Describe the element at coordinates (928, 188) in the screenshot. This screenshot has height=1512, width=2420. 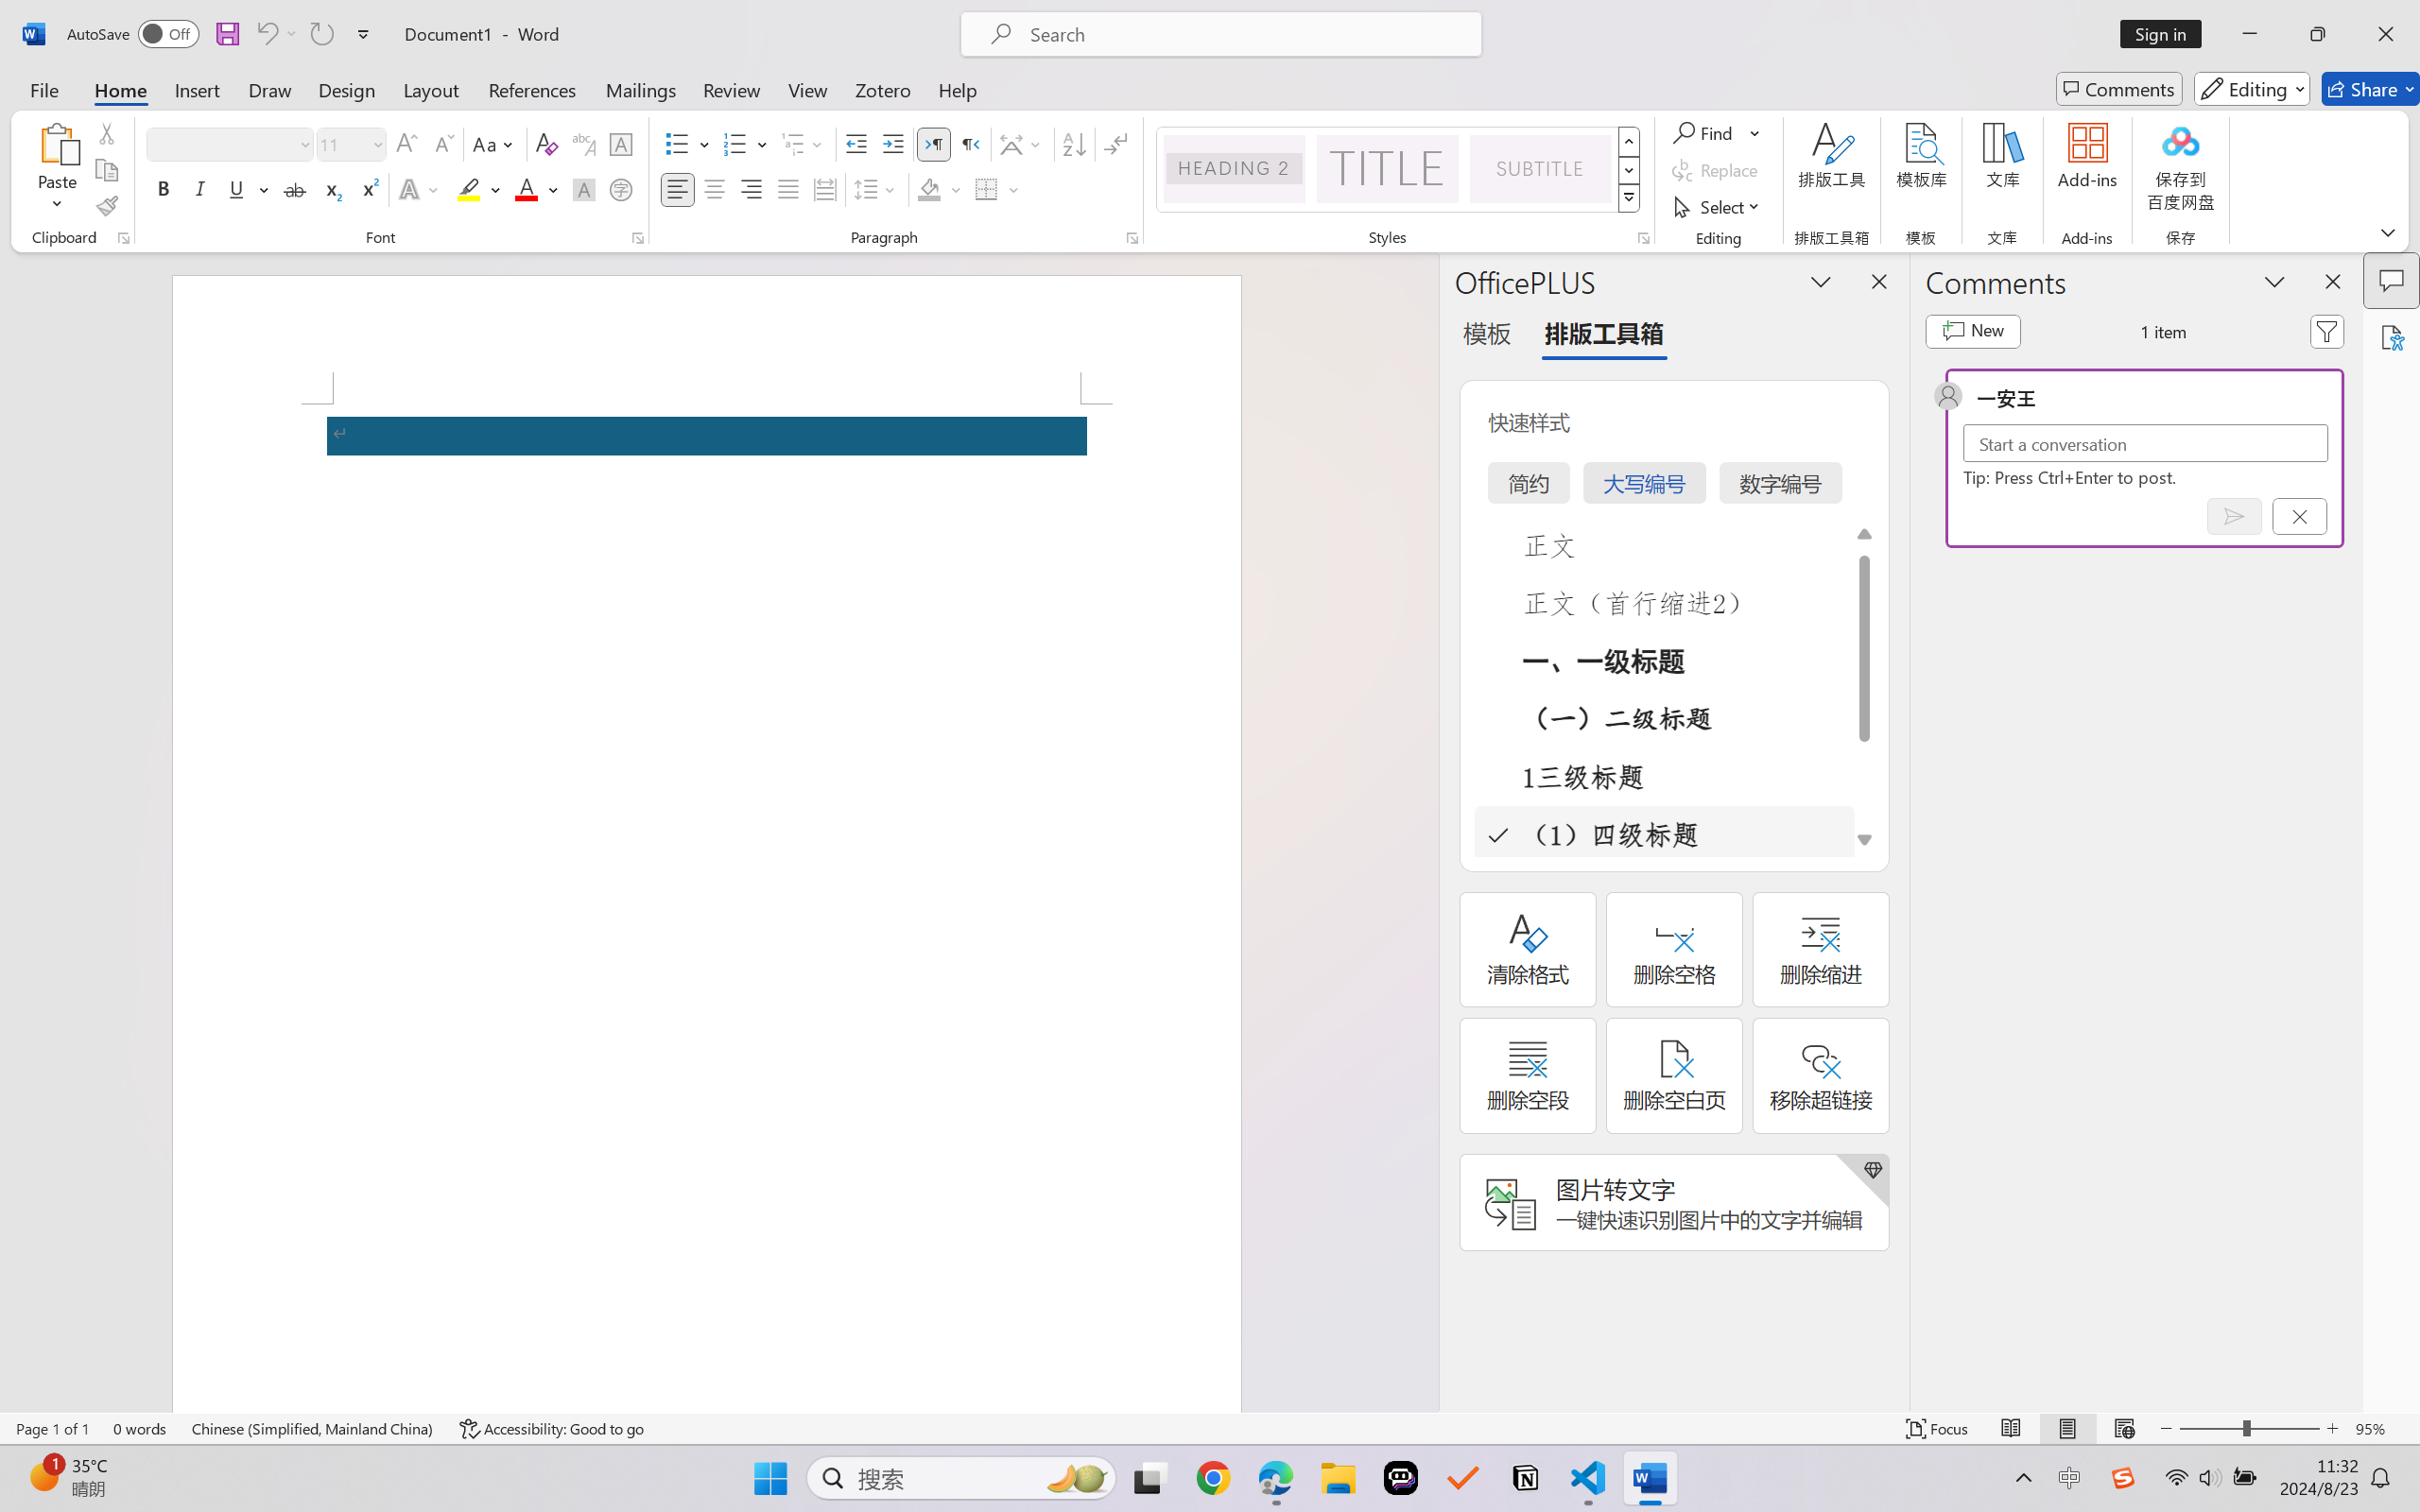
I see `'Shading No Color'` at that location.